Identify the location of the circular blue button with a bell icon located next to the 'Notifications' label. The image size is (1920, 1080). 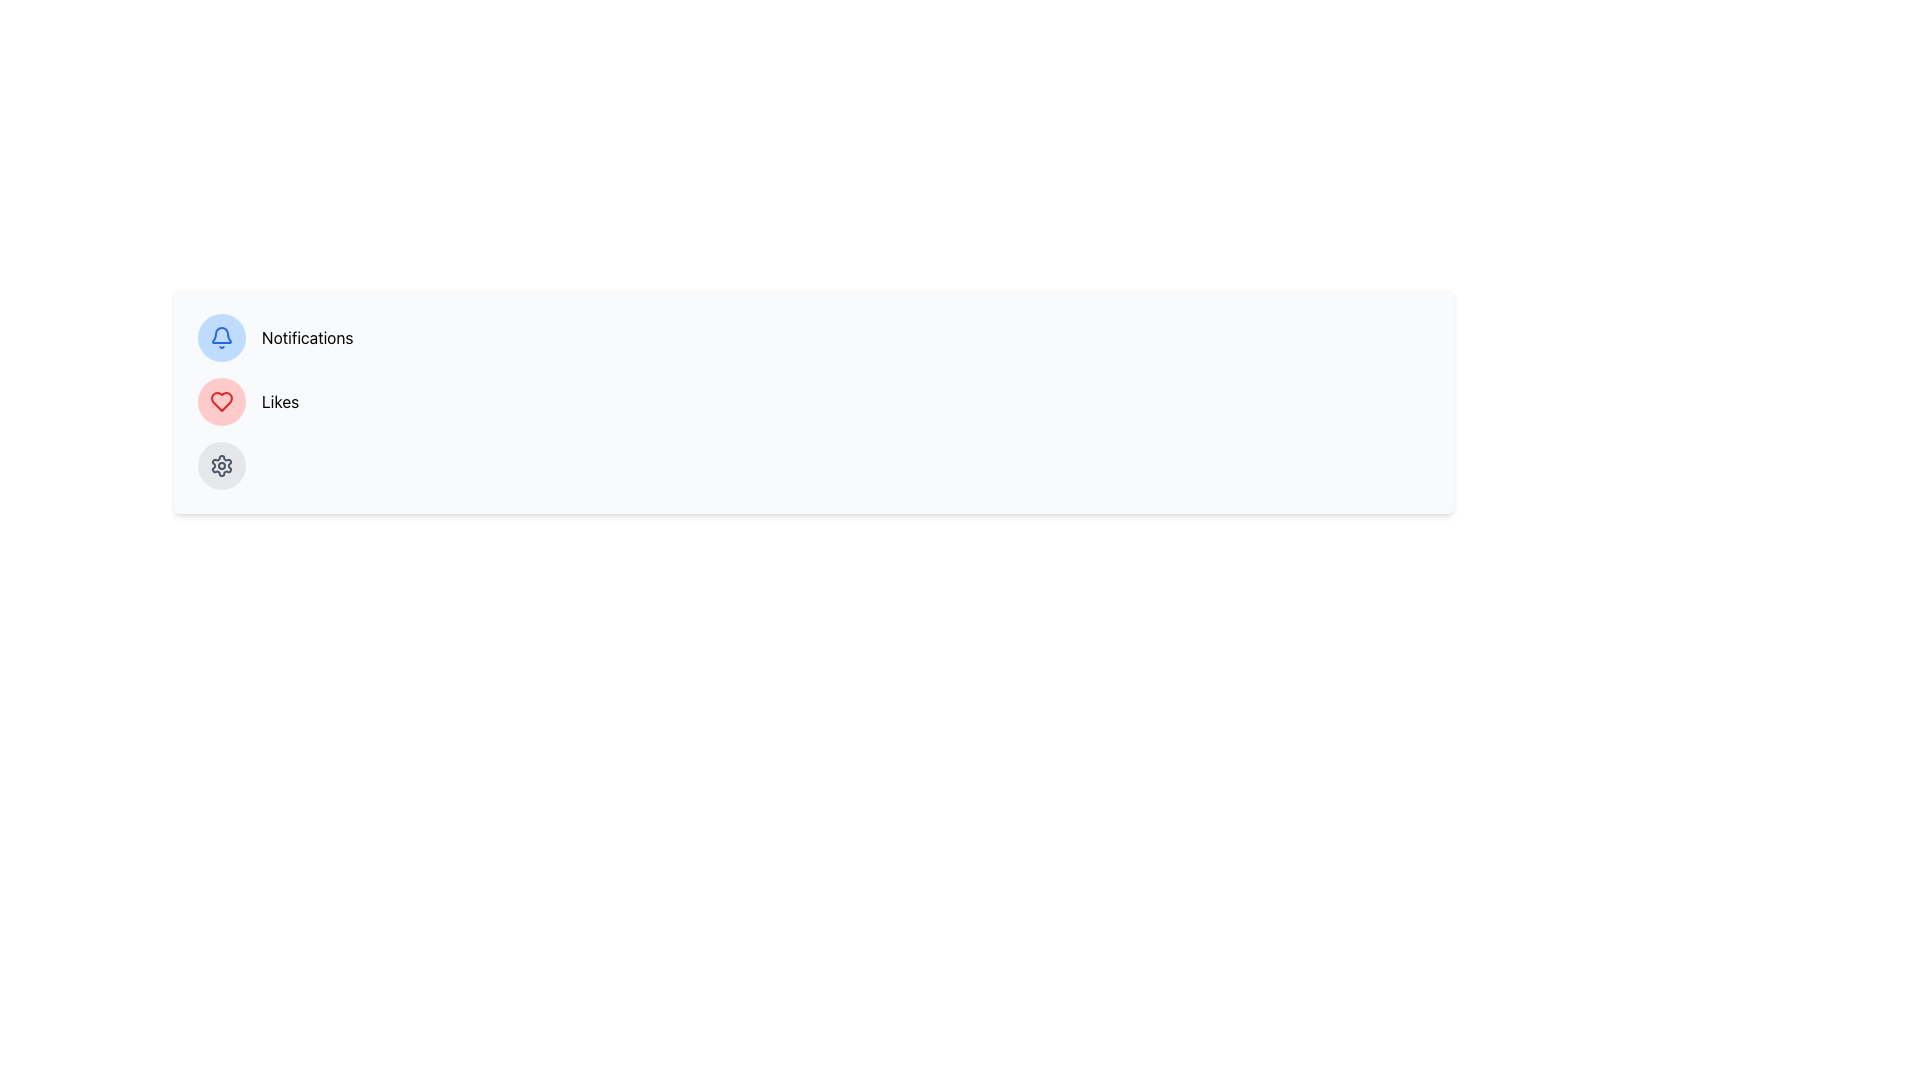
(221, 337).